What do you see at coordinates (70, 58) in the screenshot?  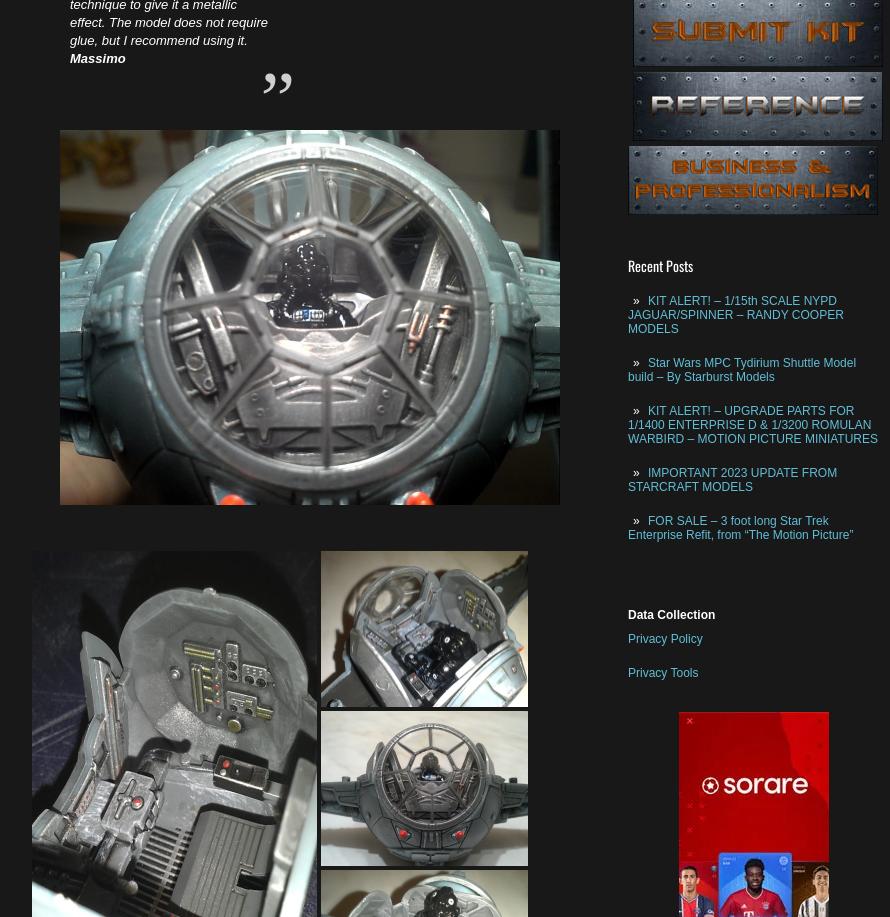 I see `'Massimo'` at bounding box center [70, 58].